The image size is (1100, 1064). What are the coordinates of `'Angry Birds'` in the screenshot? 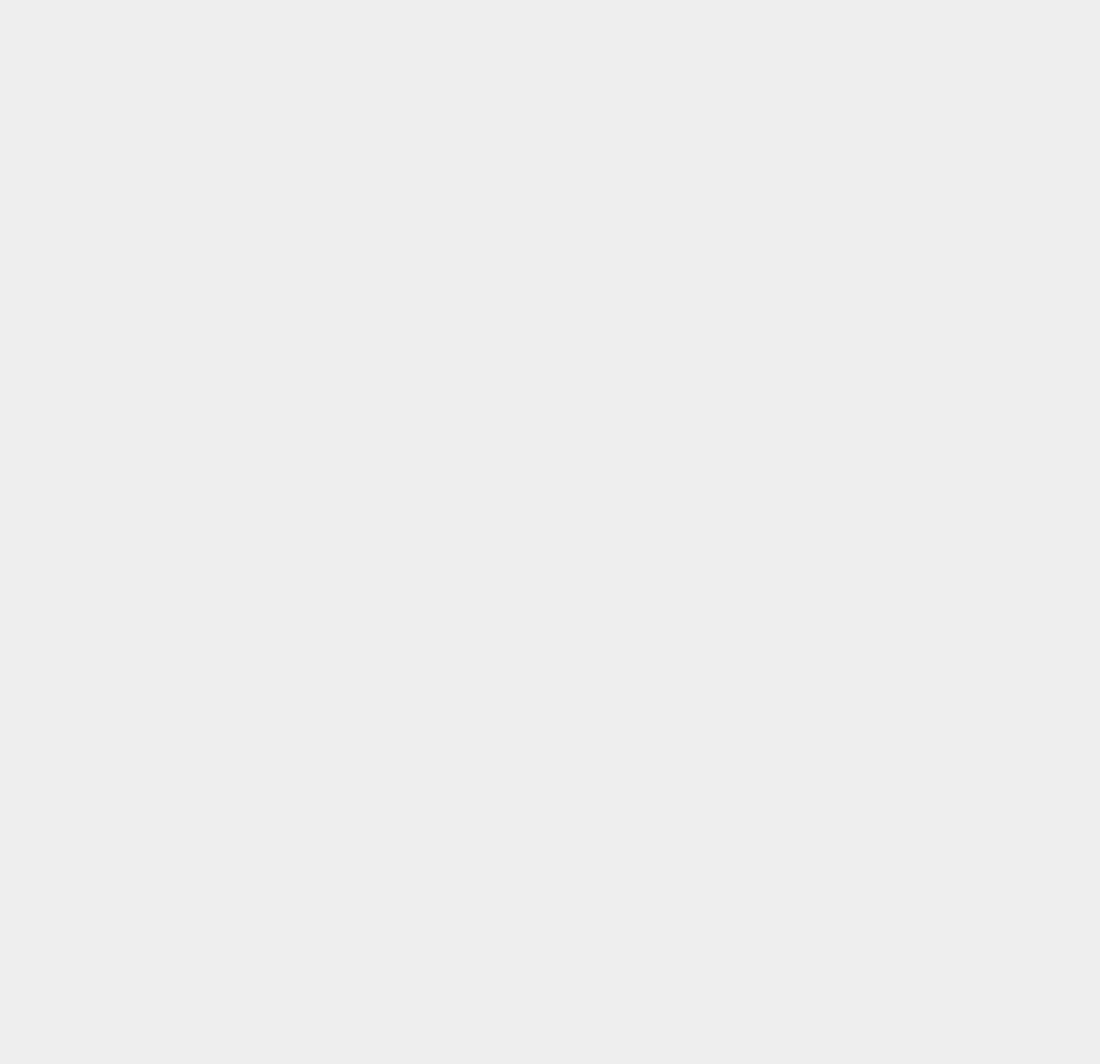 It's located at (814, 619).